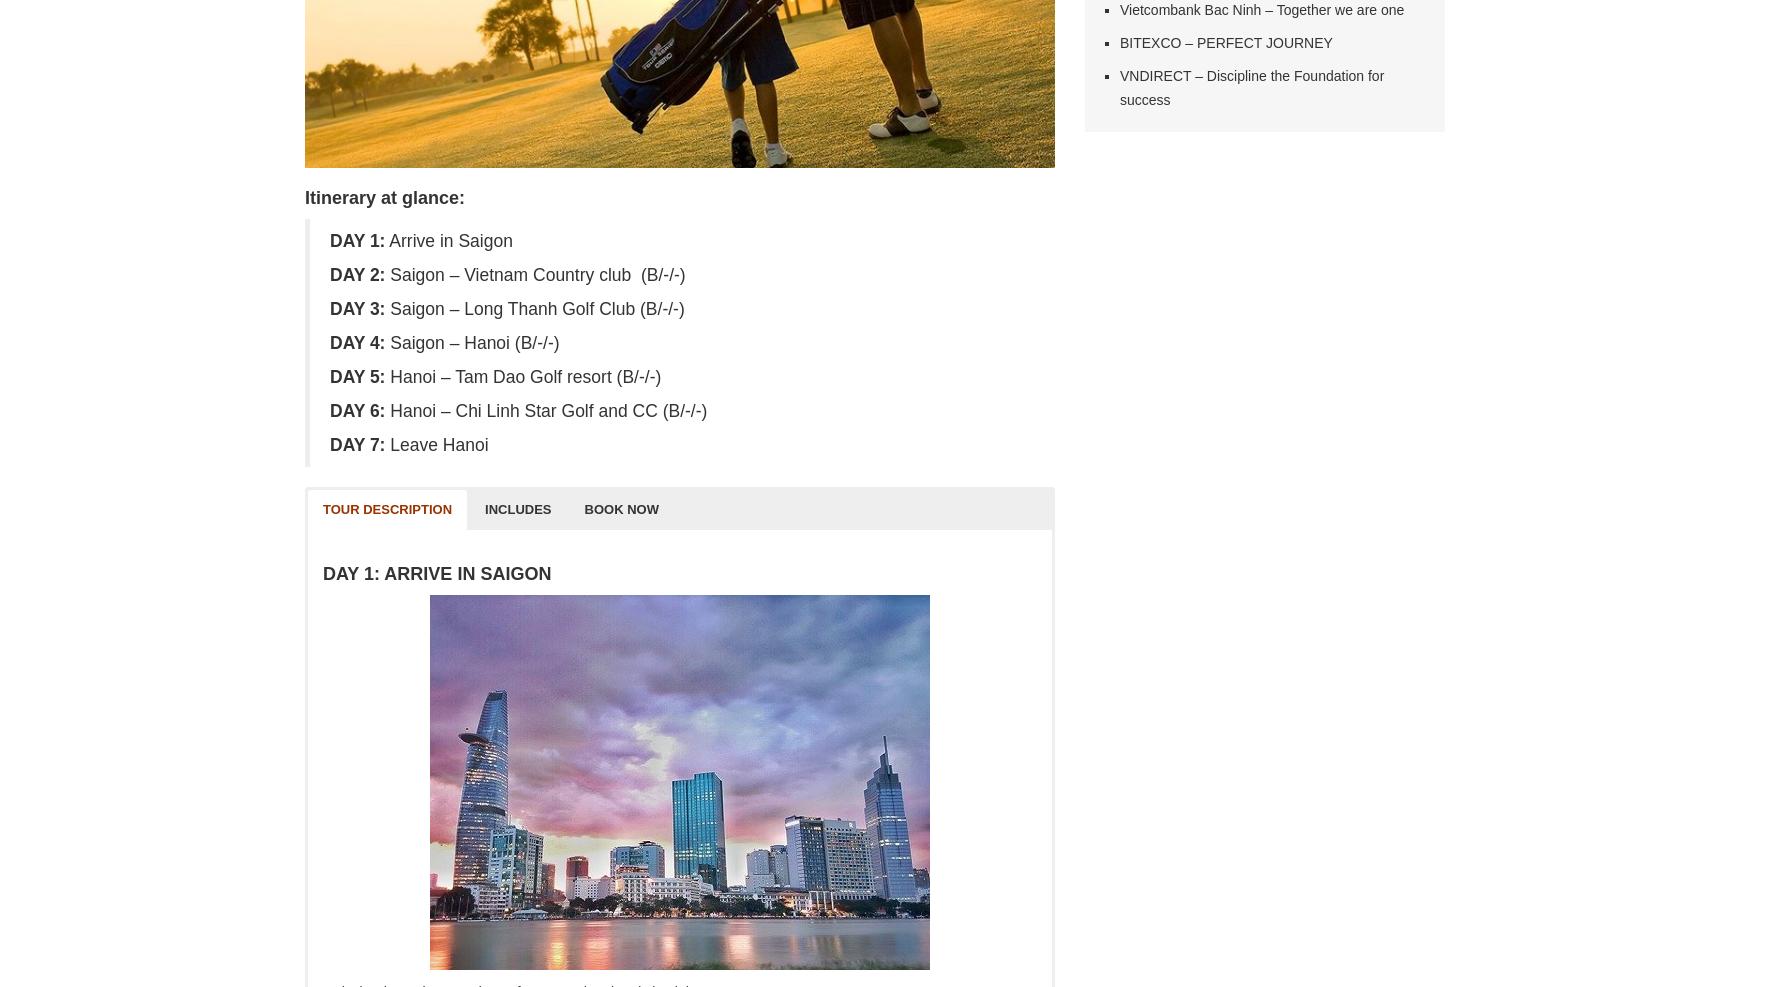 The width and height of the screenshot is (1765, 987). What do you see at coordinates (356, 241) in the screenshot?
I see `'DAY 1:'` at bounding box center [356, 241].